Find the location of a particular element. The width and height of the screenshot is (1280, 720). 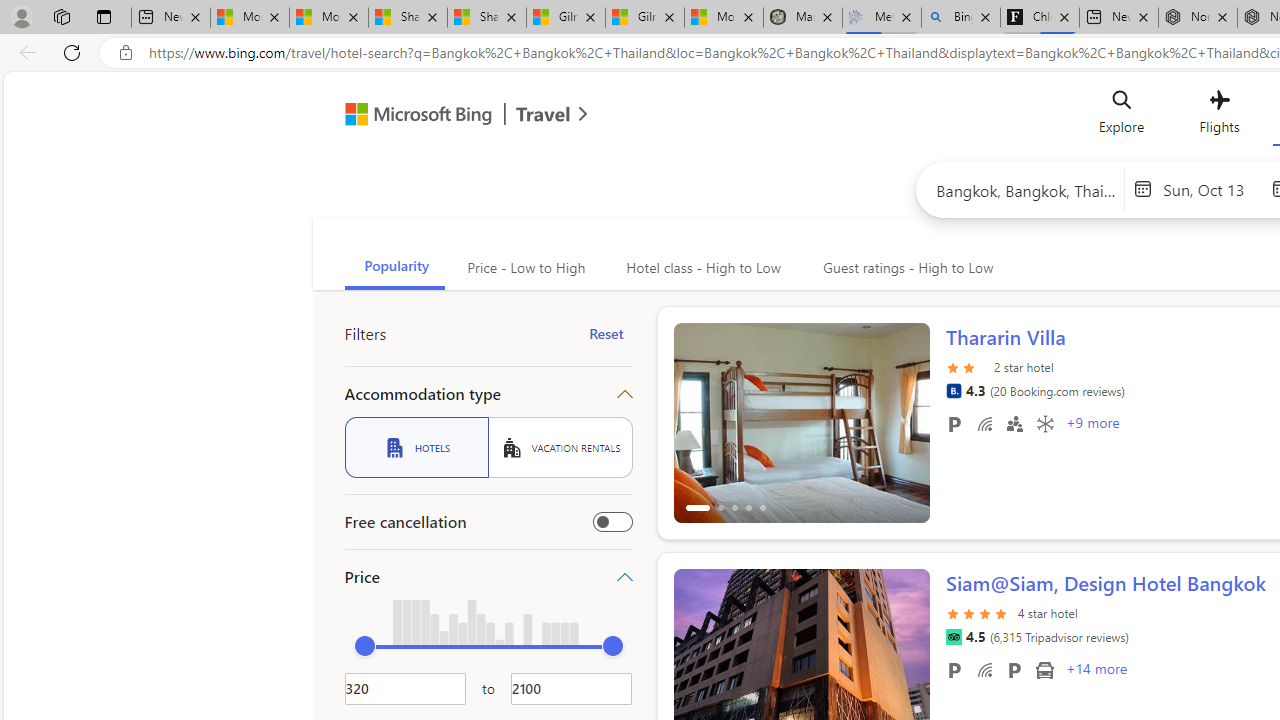

'Air conditioning' is located at coordinates (1043, 422).